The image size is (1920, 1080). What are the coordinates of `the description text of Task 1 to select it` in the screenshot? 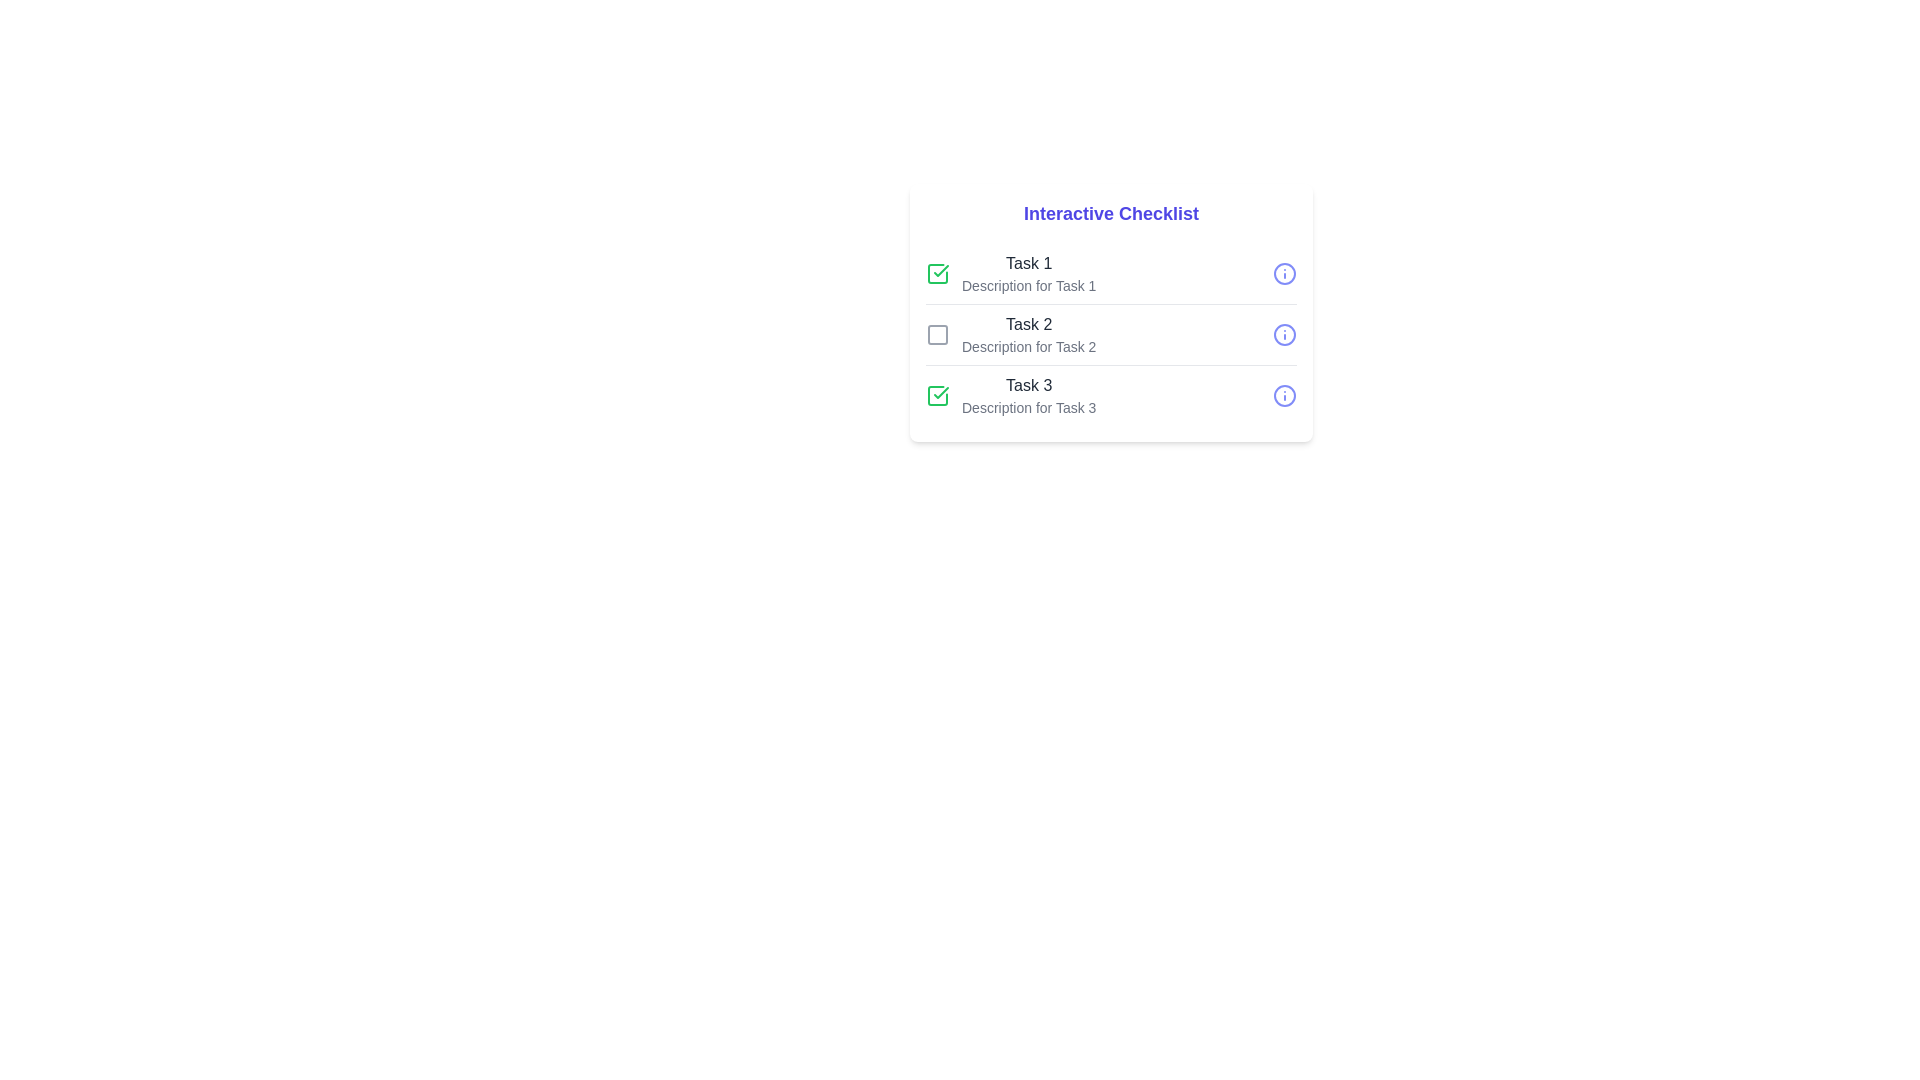 It's located at (1028, 285).